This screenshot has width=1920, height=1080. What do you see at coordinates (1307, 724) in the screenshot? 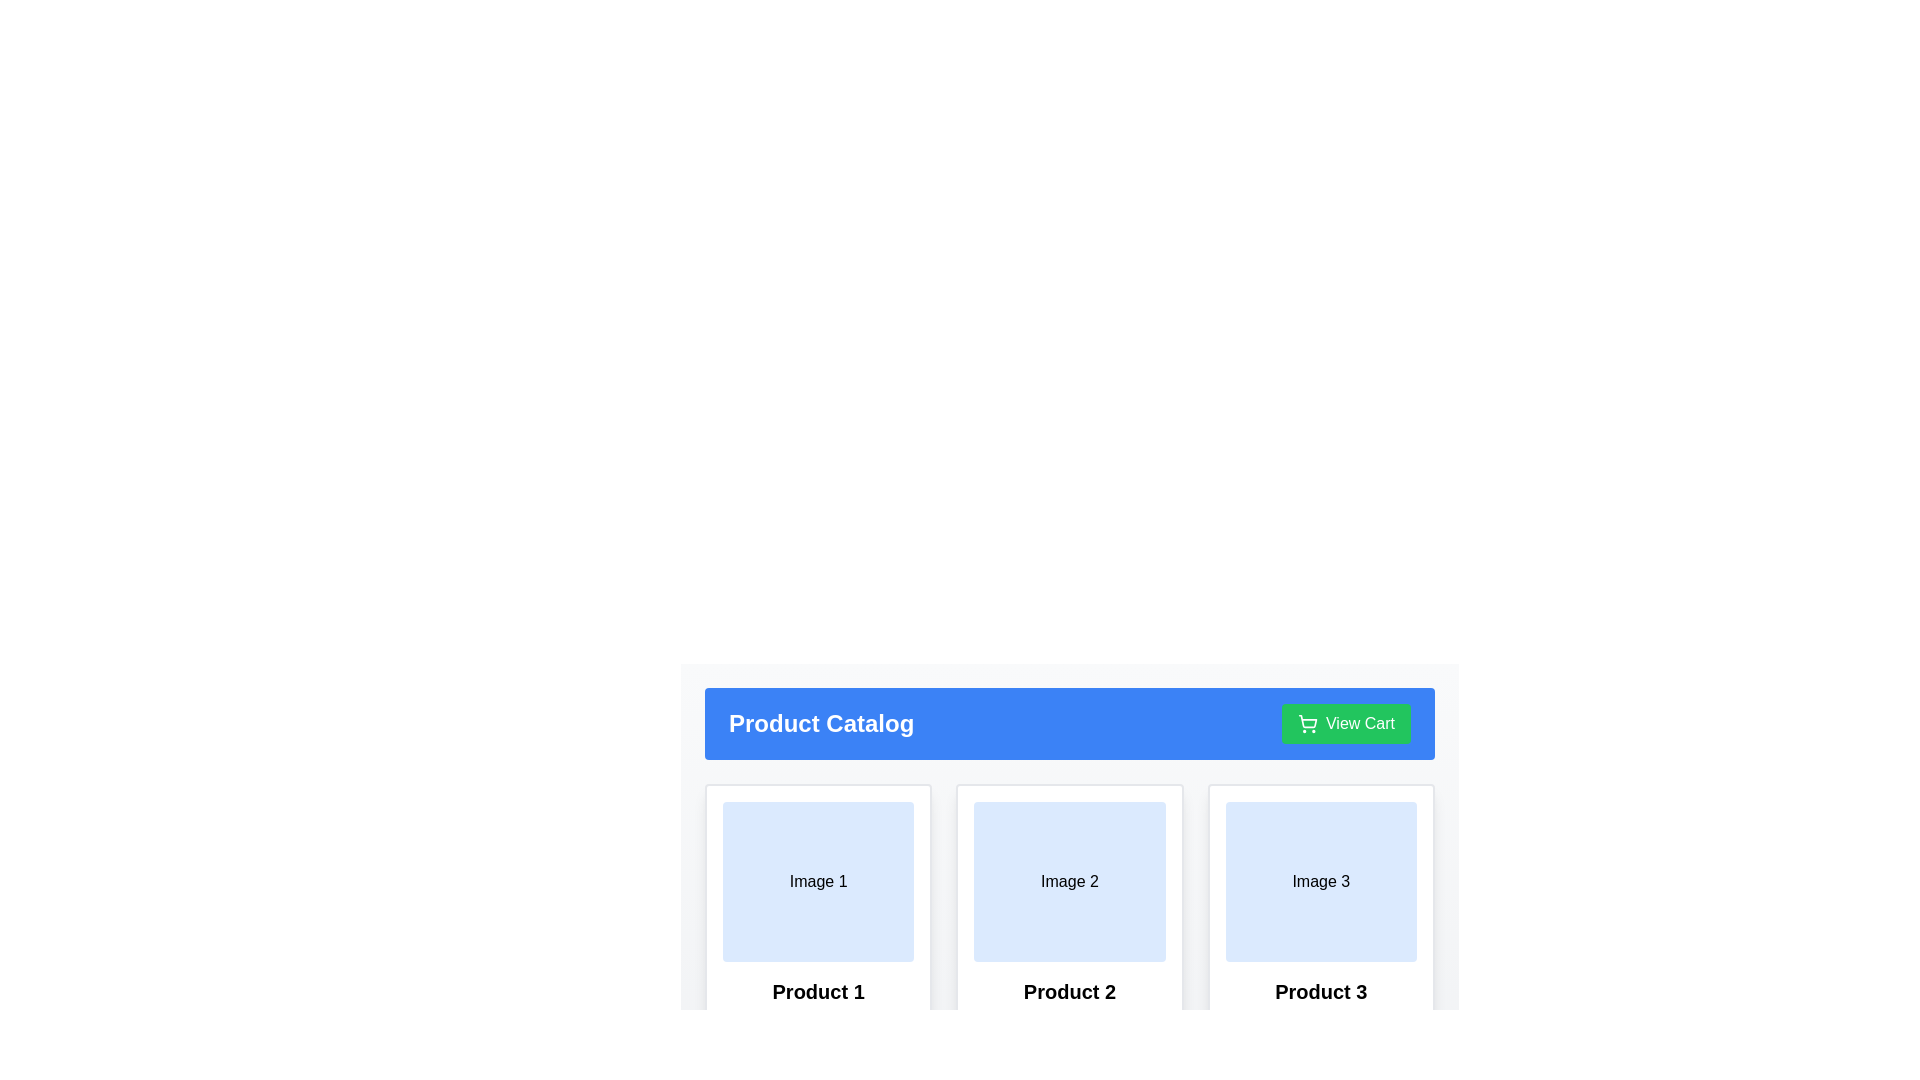
I see `the shopping cart icon located inside the green button next to the 'View Cart' text in the top-right portion of the blue header bar labeled 'Product Catalog'` at bounding box center [1307, 724].